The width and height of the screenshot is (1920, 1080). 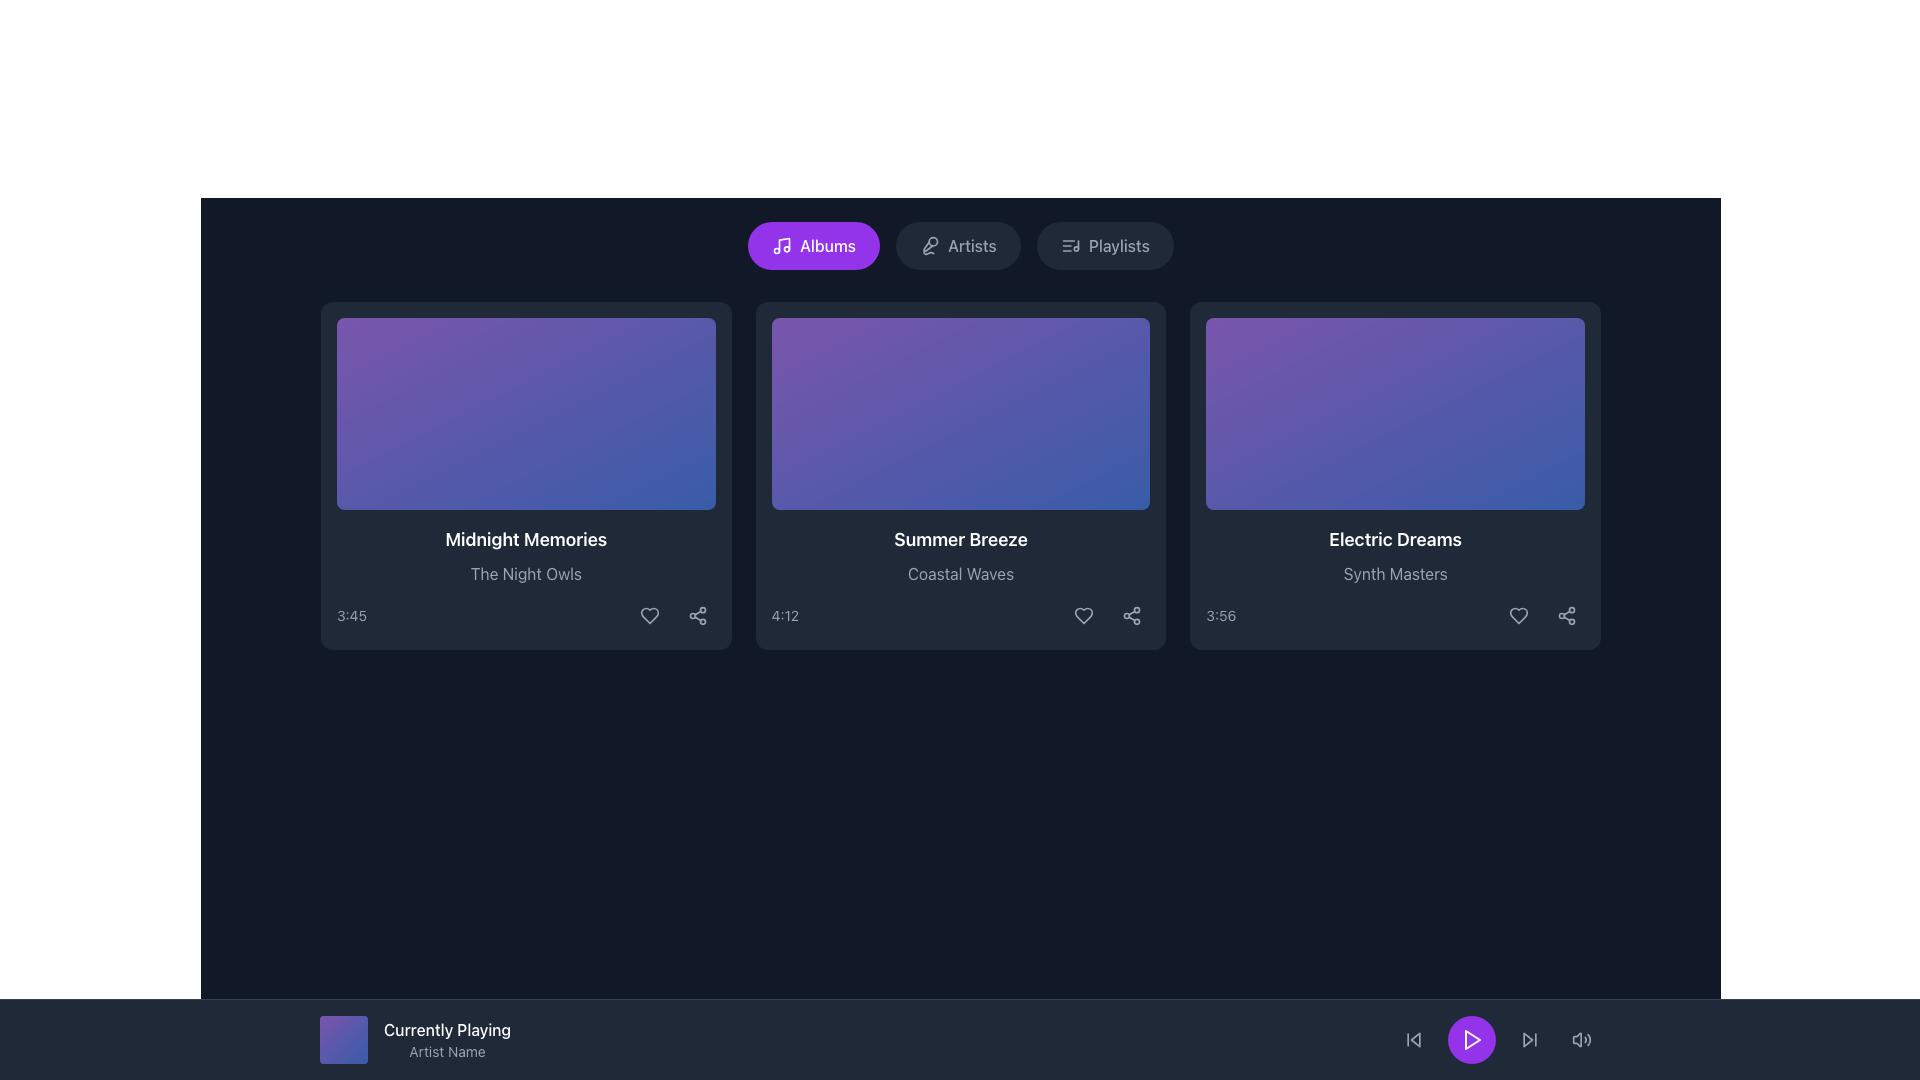 What do you see at coordinates (697, 615) in the screenshot?
I see `the small circular button containing a share-like icon with three connected dots arranged in a triangular pattern, located at the bottom right corner of the 'Midnight Memories' album card` at bounding box center [697, 615].